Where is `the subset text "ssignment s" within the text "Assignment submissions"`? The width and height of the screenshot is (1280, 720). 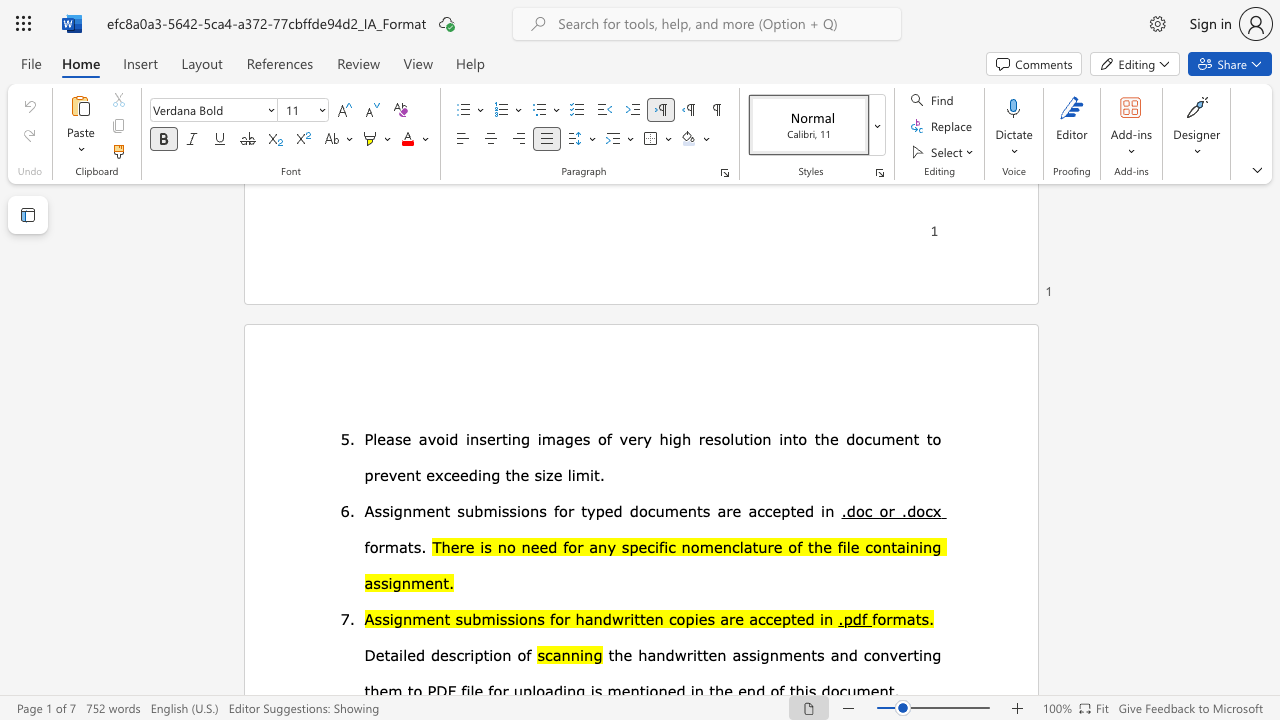 the subset text "ssignment s" within the text "Assignment submissions" is located at coordinates (374, 509).